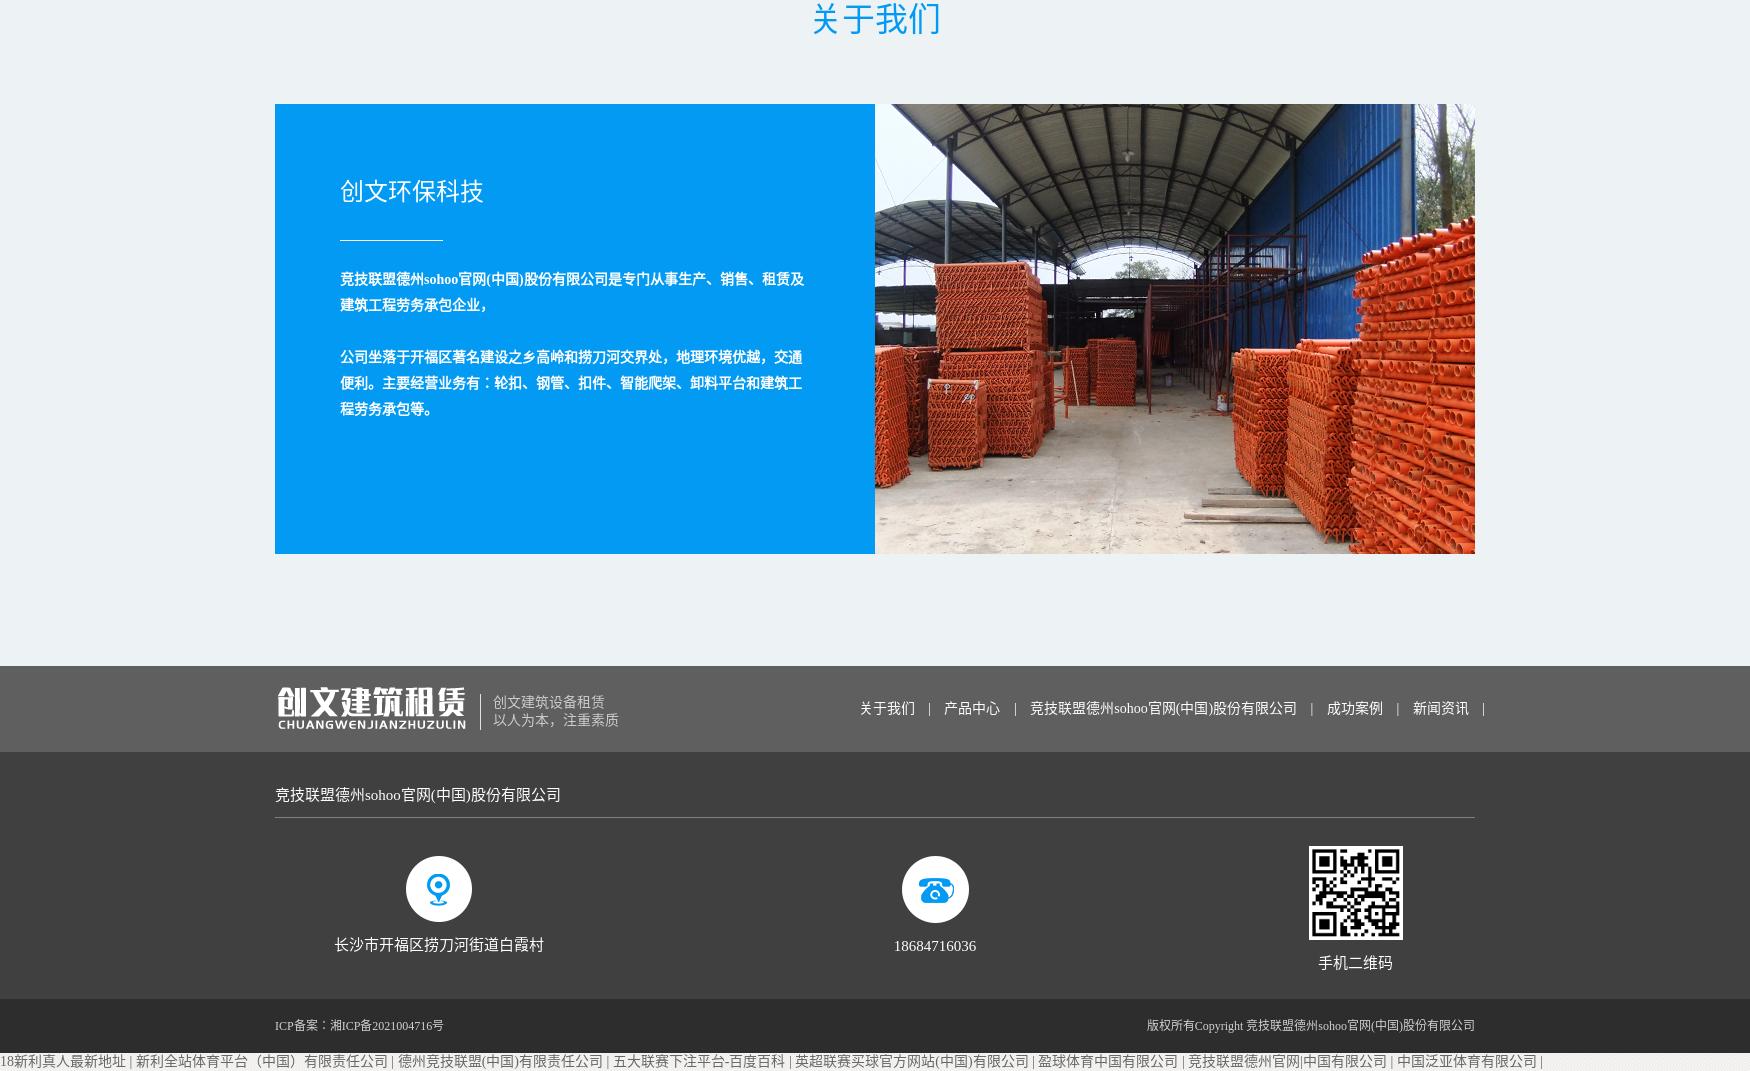 The image size is (1750, 1071). What do you see at coordinates (571, 292) in the screenshot?
I see `'竞技联盟德州sohoo官网(中国)股份有限公司是专门从事生产、销售、租赁及建筑工程劳务承包企业，'` at bounding box center [571, 292].